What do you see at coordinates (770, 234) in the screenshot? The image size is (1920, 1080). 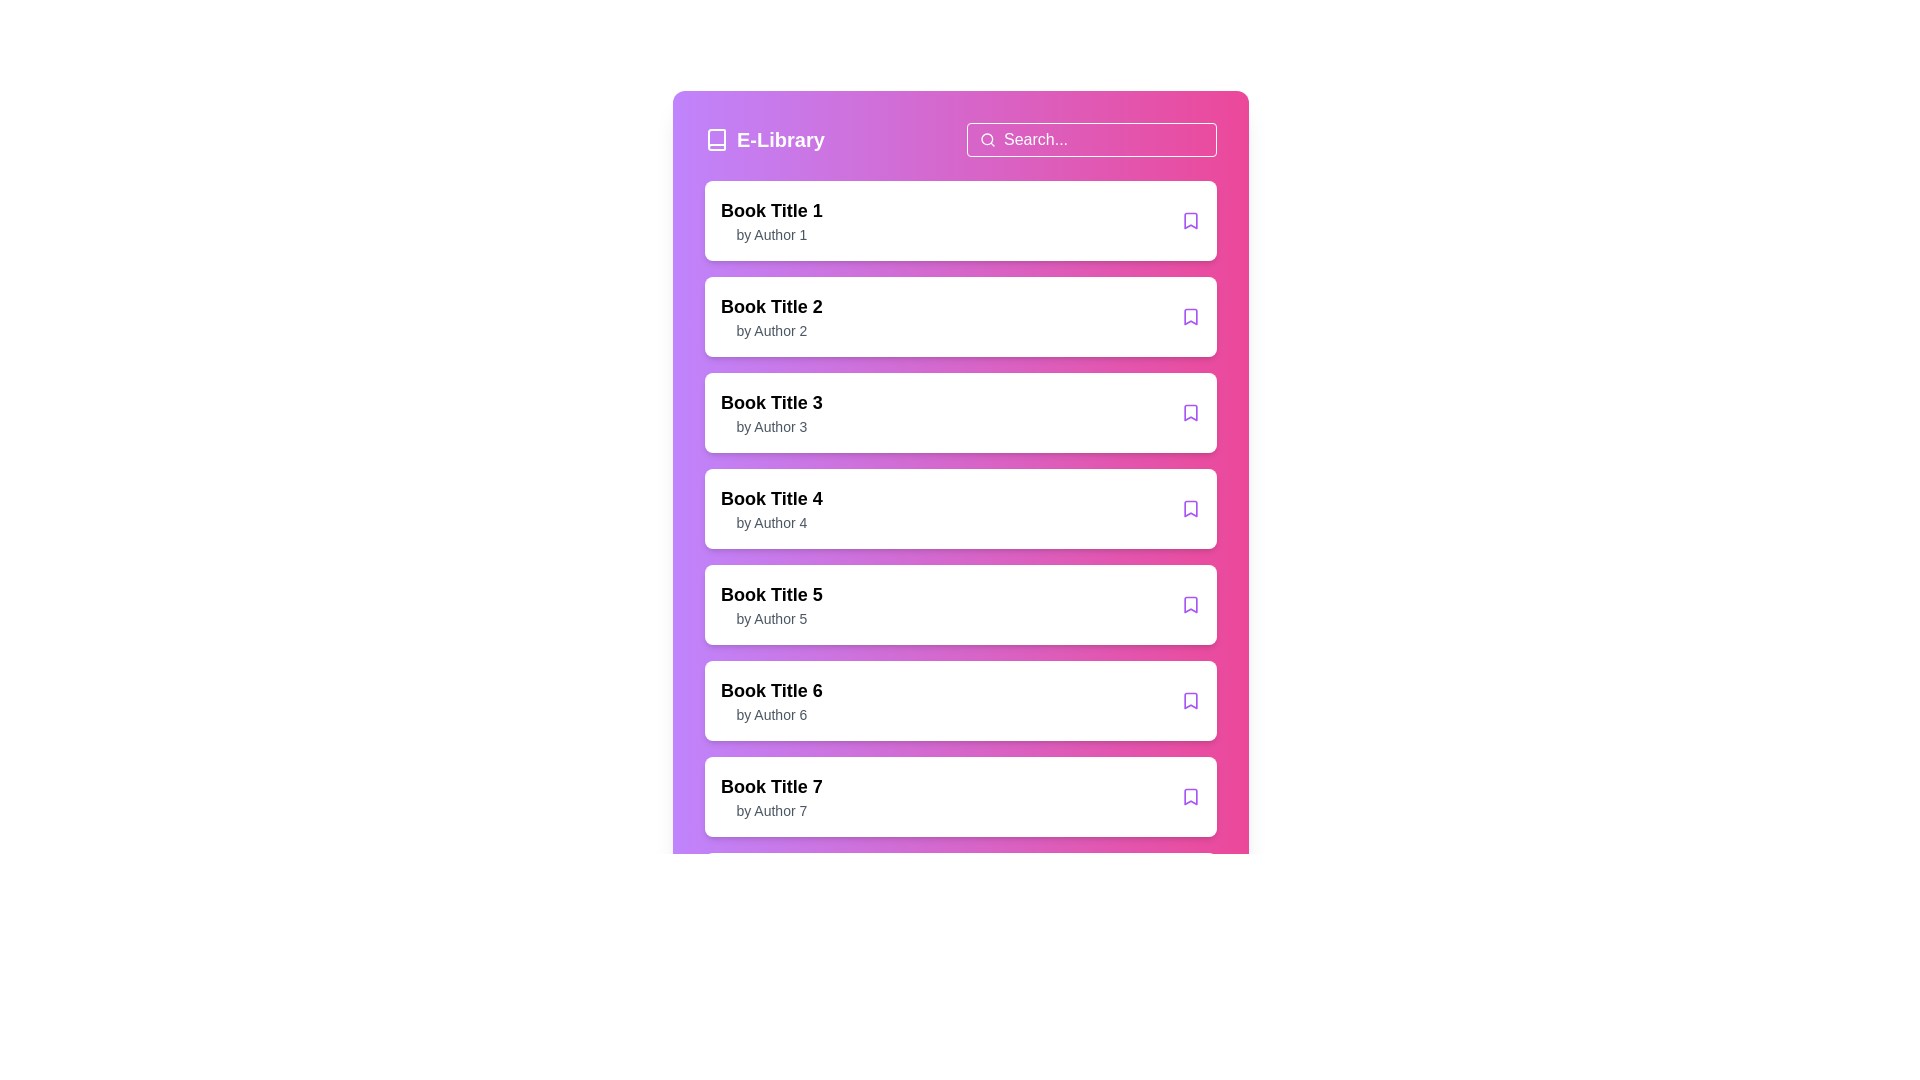 I see `text content of the author name label located below and aligned to the left of 'Book Title 1' in the first entry of the vertical book list` at bounding box center [770, 234].